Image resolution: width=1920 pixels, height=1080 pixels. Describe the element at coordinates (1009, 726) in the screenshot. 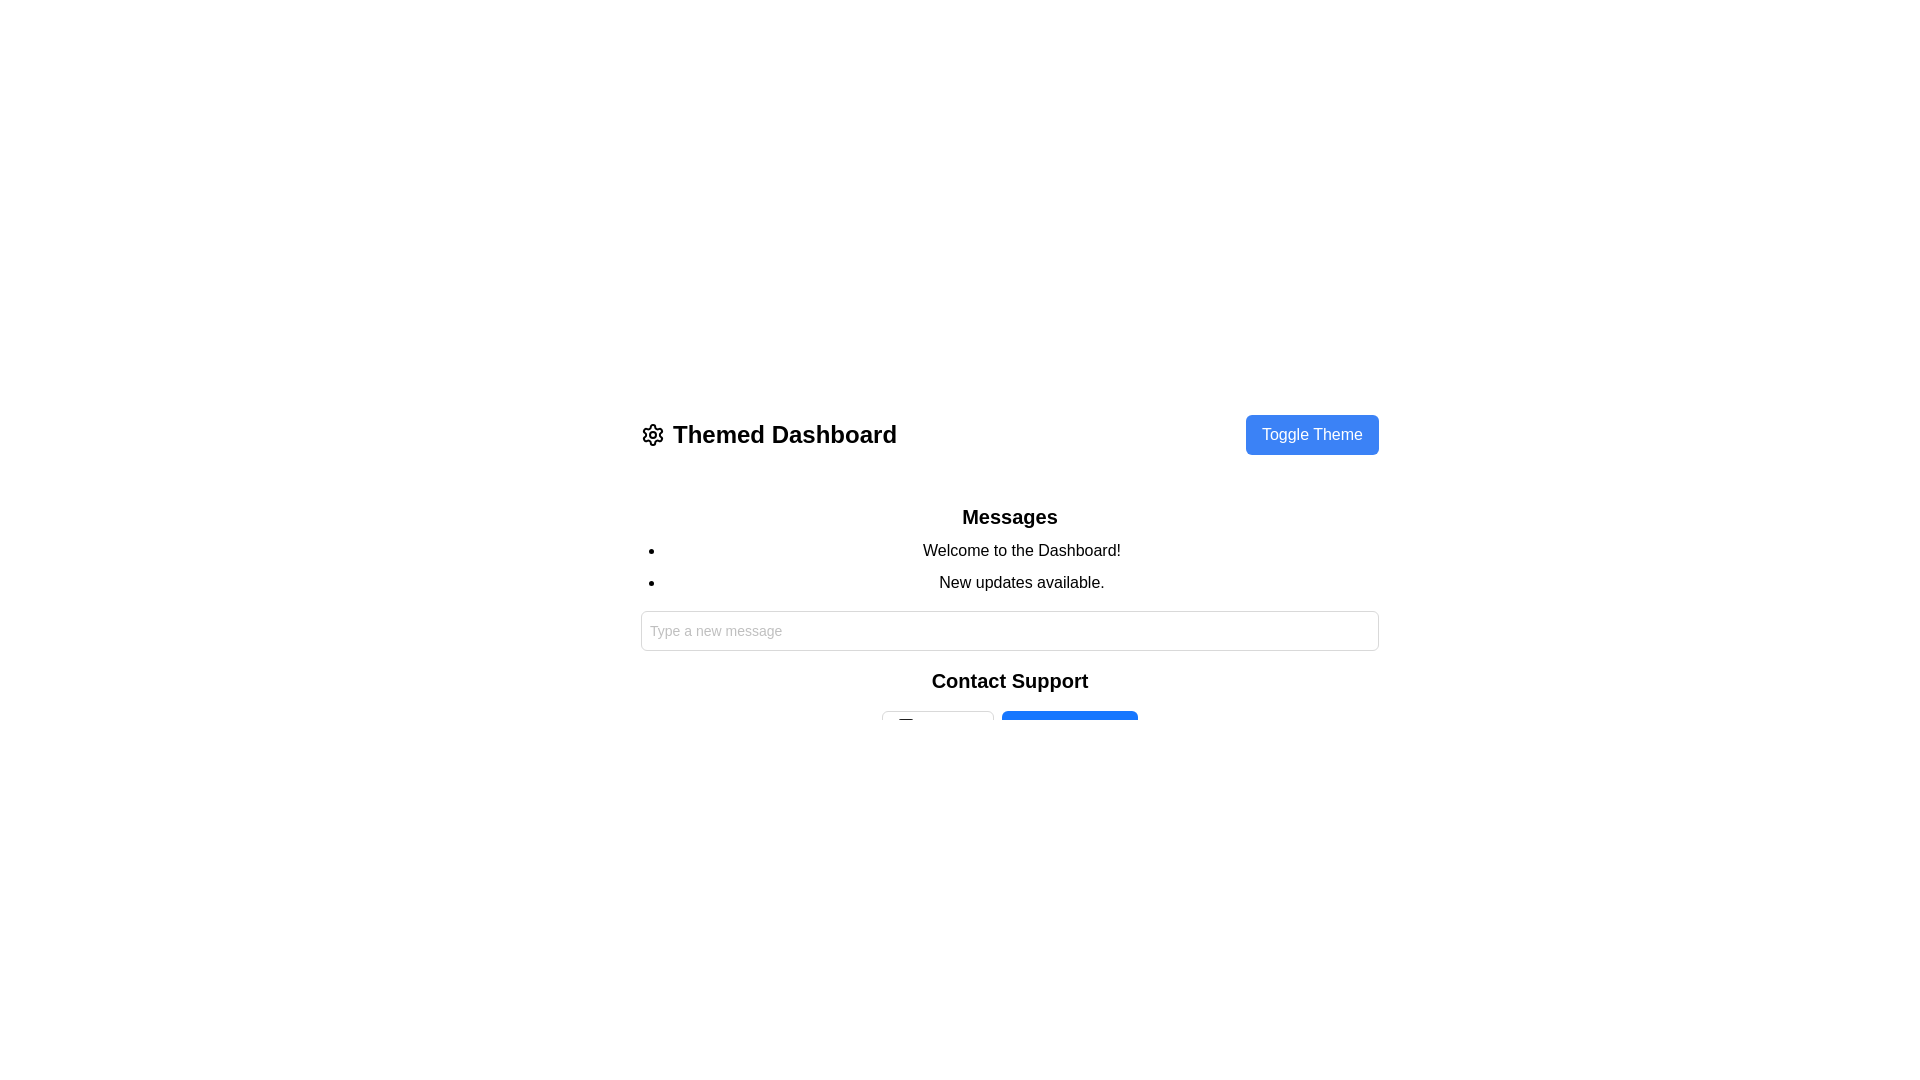

I see `the links in the 'Contact Support' section, specifically the second link under the heading, which is part of the Horizontal Layout with links and icons` at that location.